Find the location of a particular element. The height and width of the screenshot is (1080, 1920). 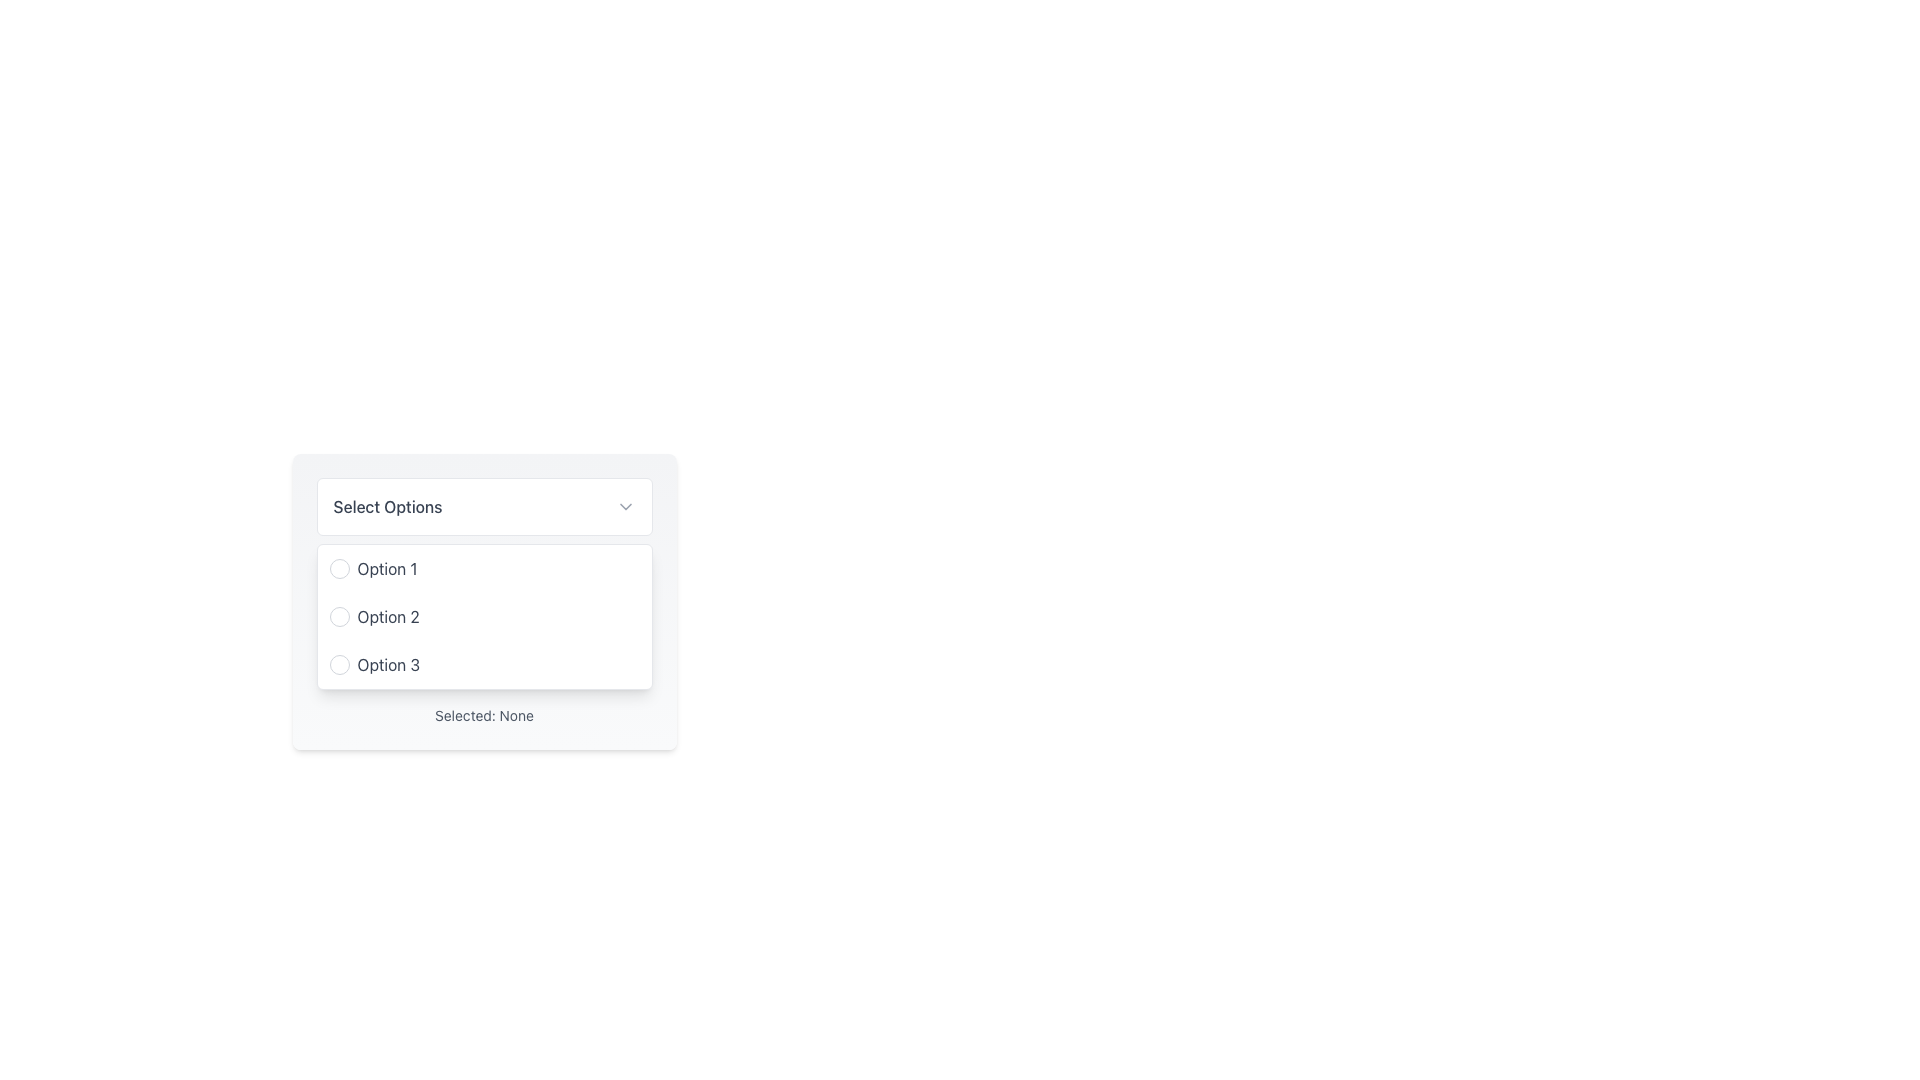

the text label for the first selectable option in the dropdown menu, located below the 'Select Options' title and next to a circular icon is located at coordinates (387, 569).